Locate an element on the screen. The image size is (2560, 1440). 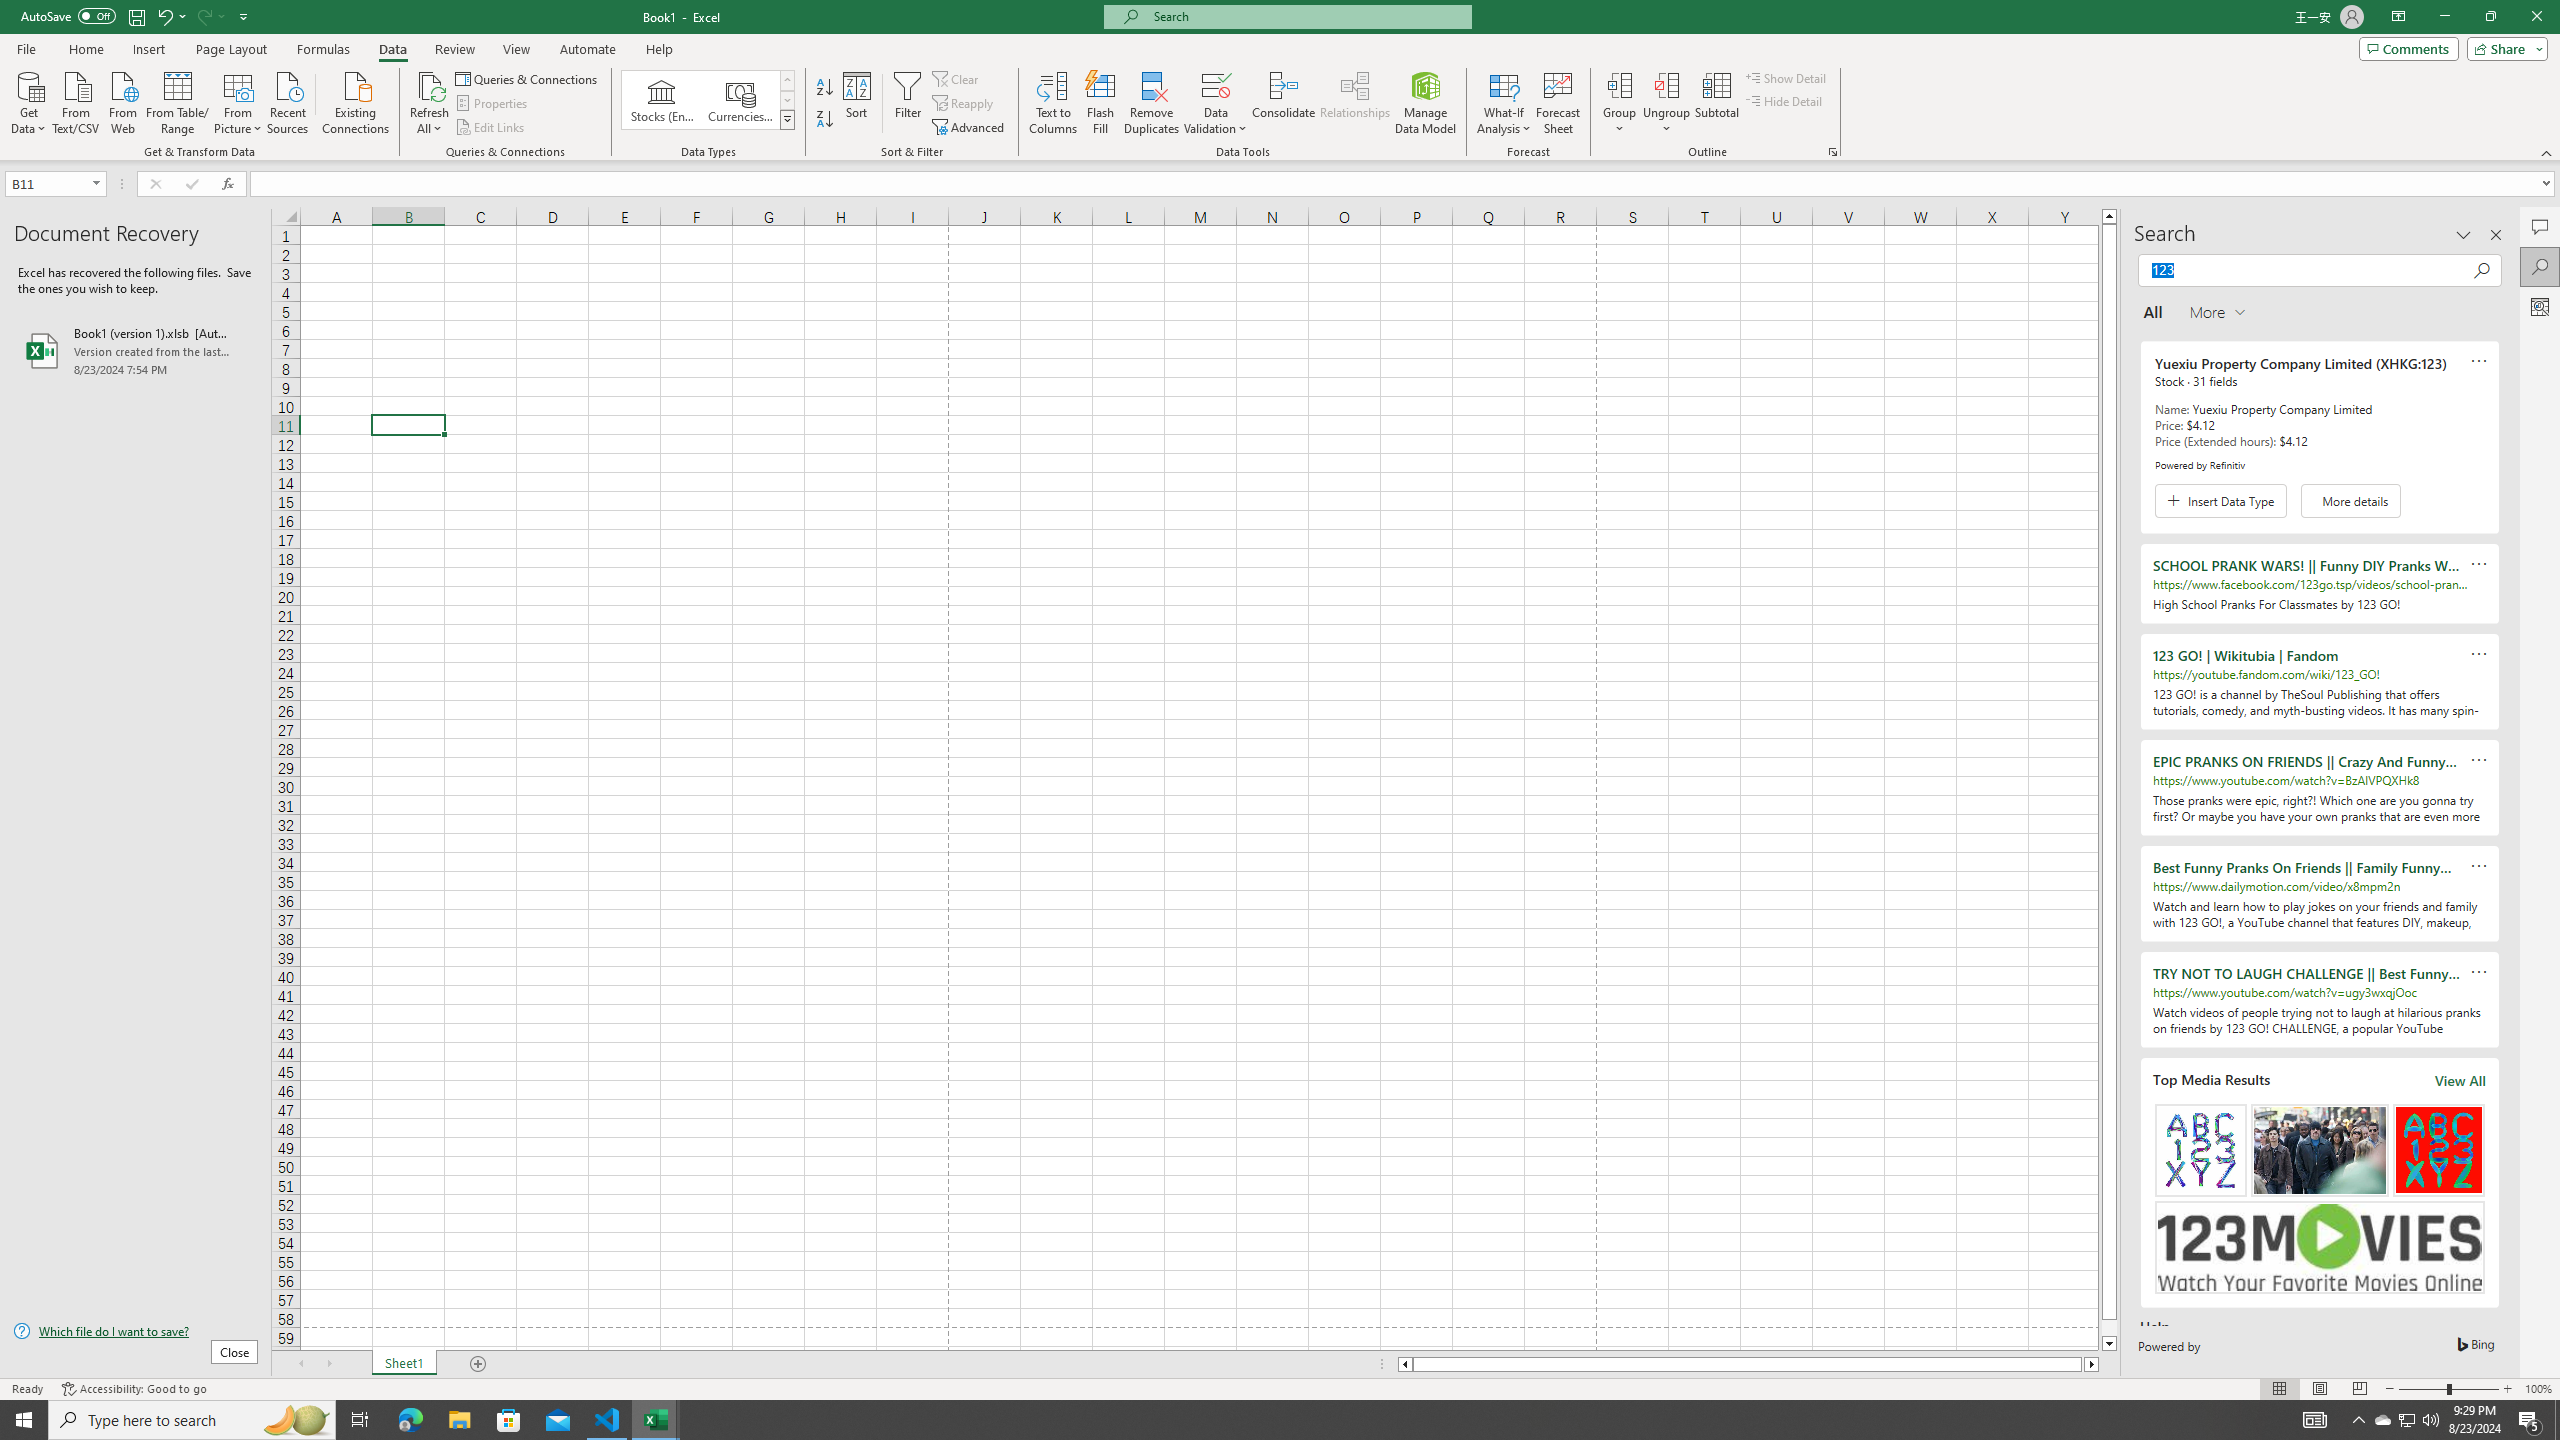
'Line up' is located at coordinates (2108, 215).